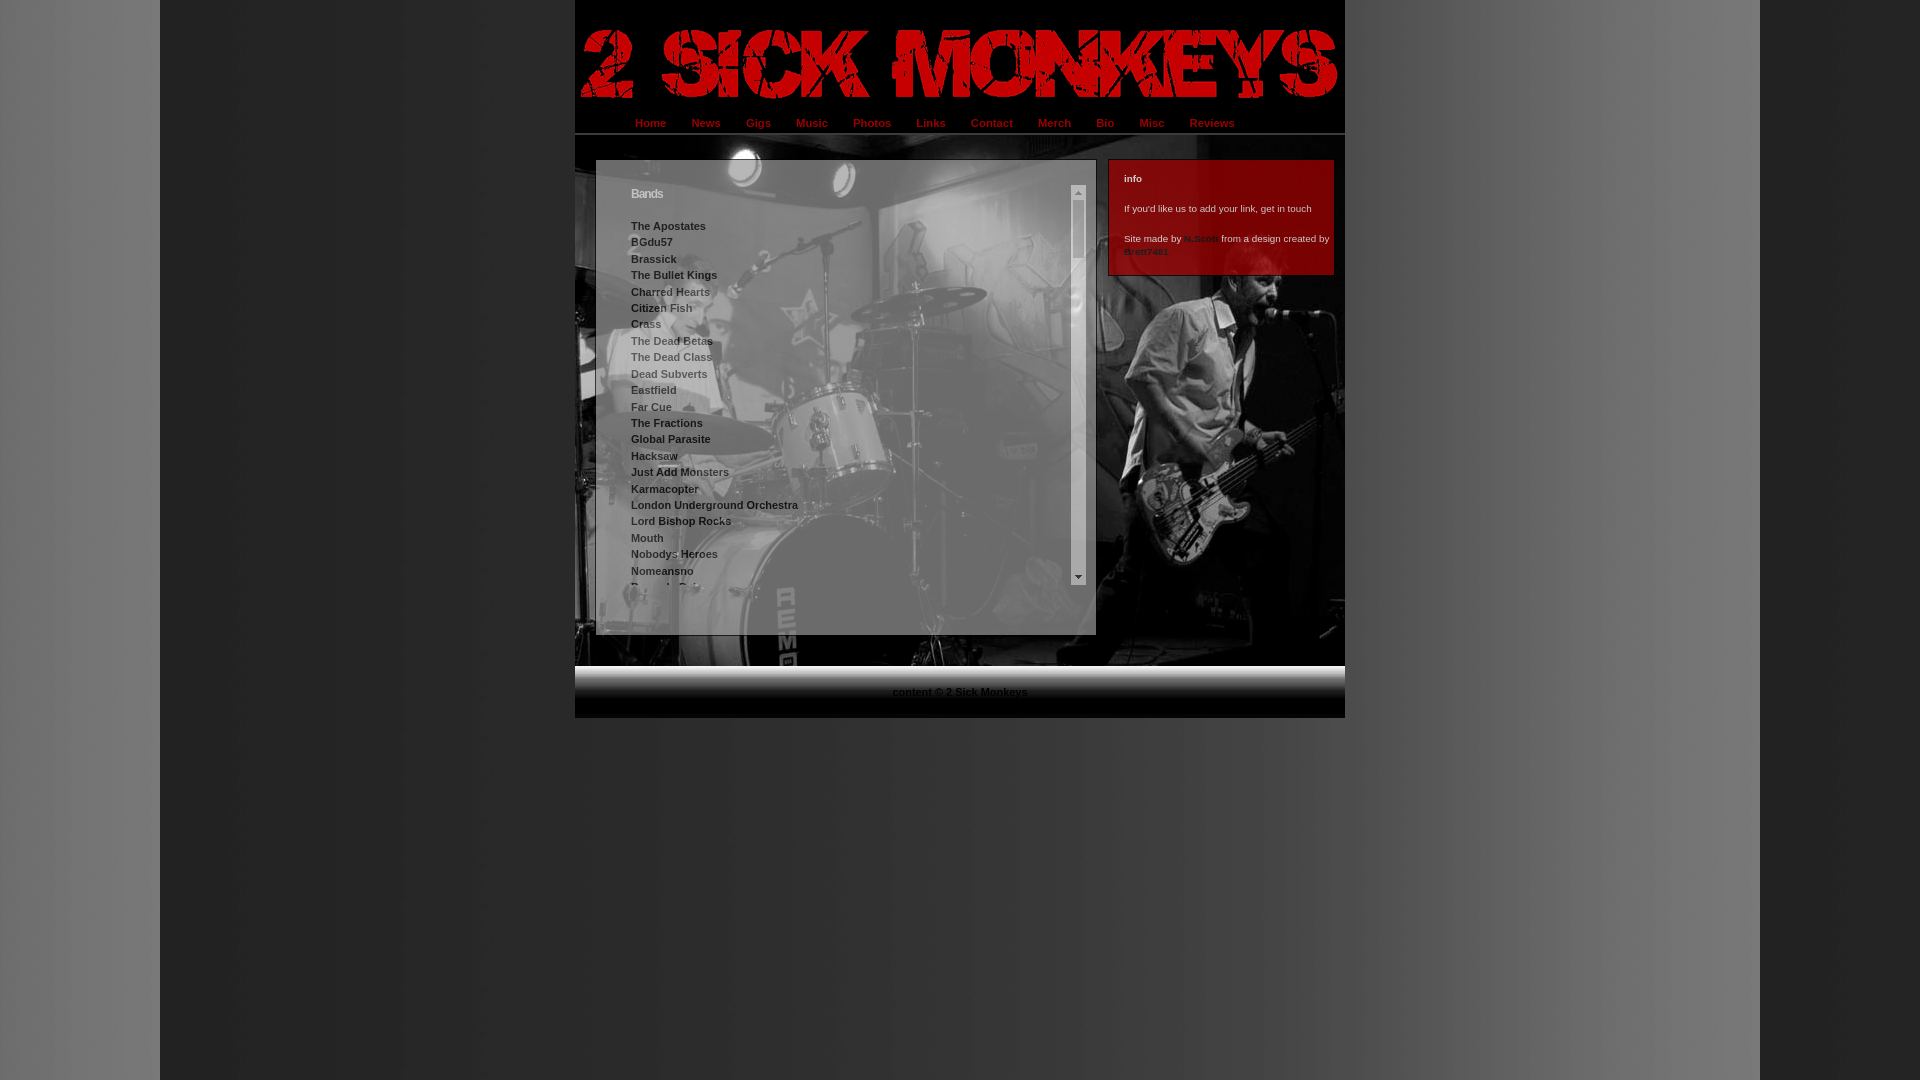 Image resolution: width=1920 pixels, height=1080 pixels. I want to click on 'Just Add Monsters', so click(680, 471).